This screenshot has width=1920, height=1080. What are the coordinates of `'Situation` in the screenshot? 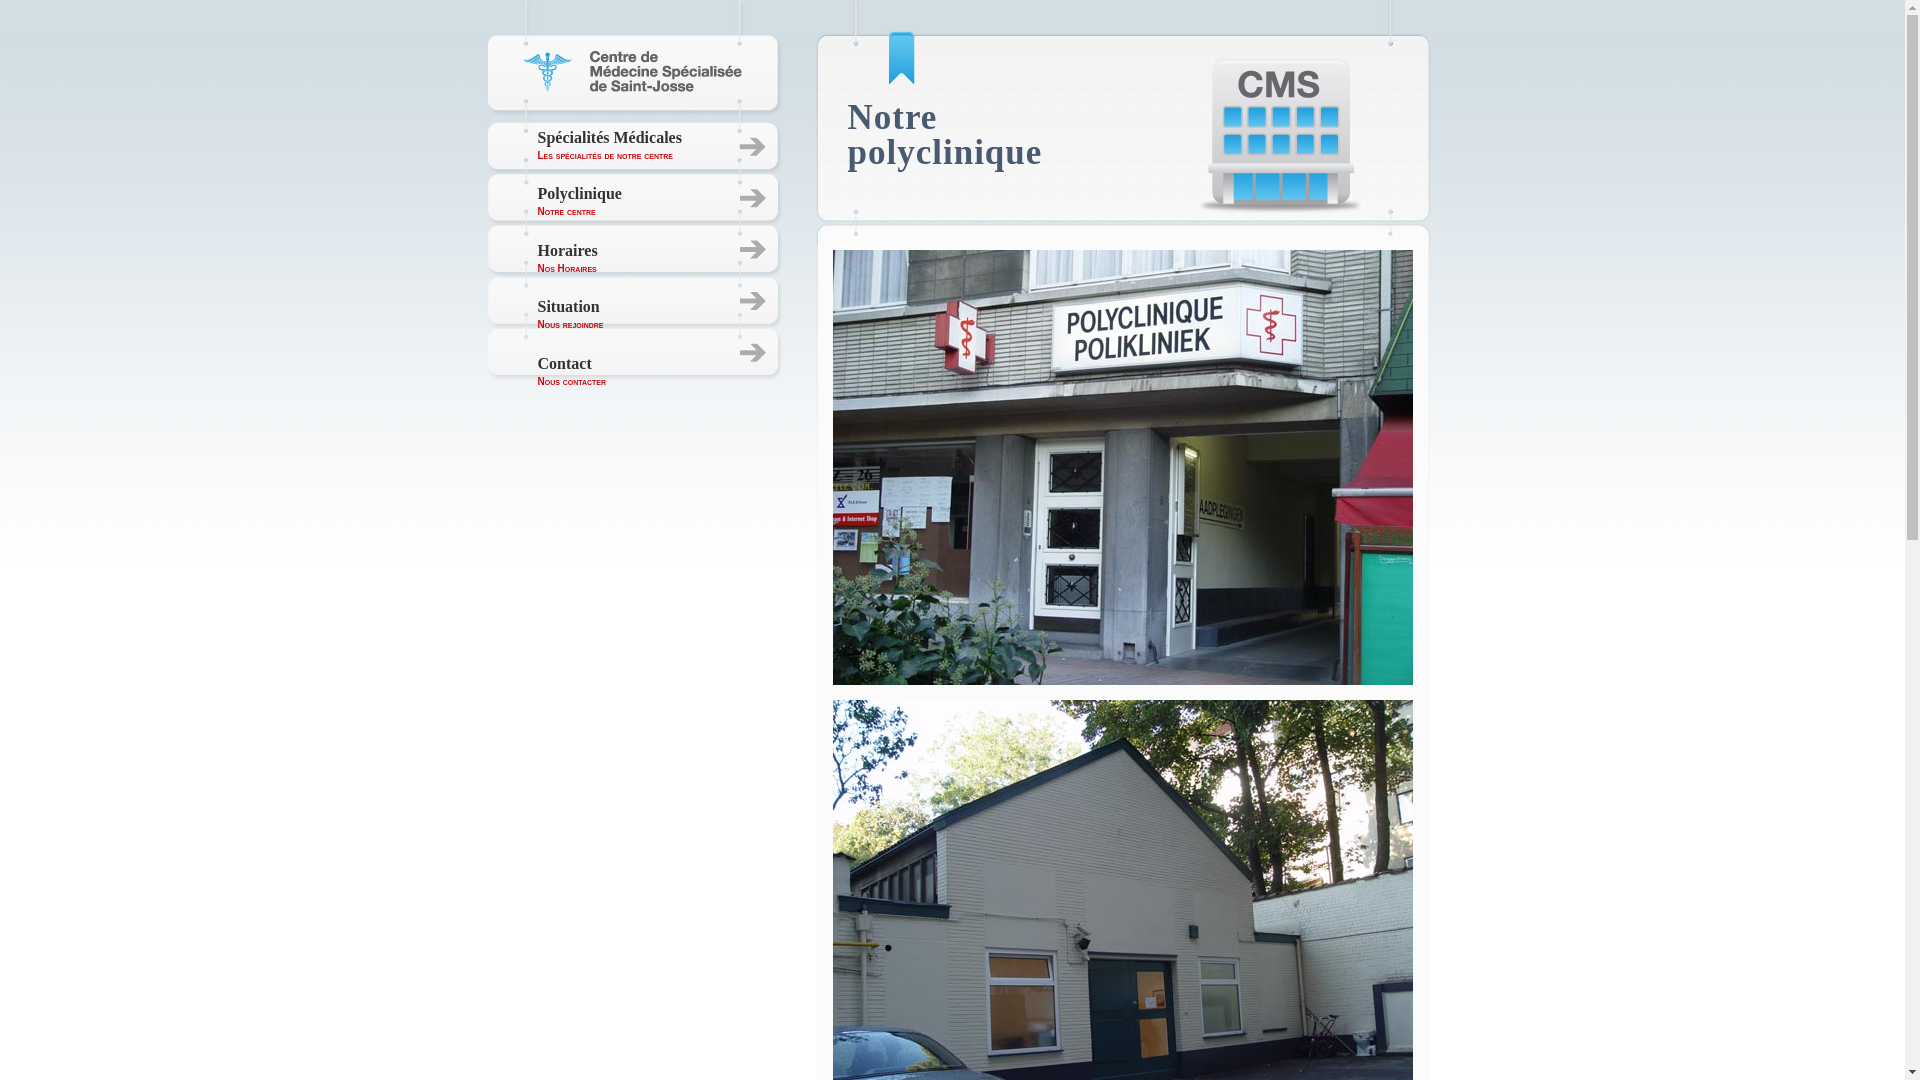 It's located at (570, 314).